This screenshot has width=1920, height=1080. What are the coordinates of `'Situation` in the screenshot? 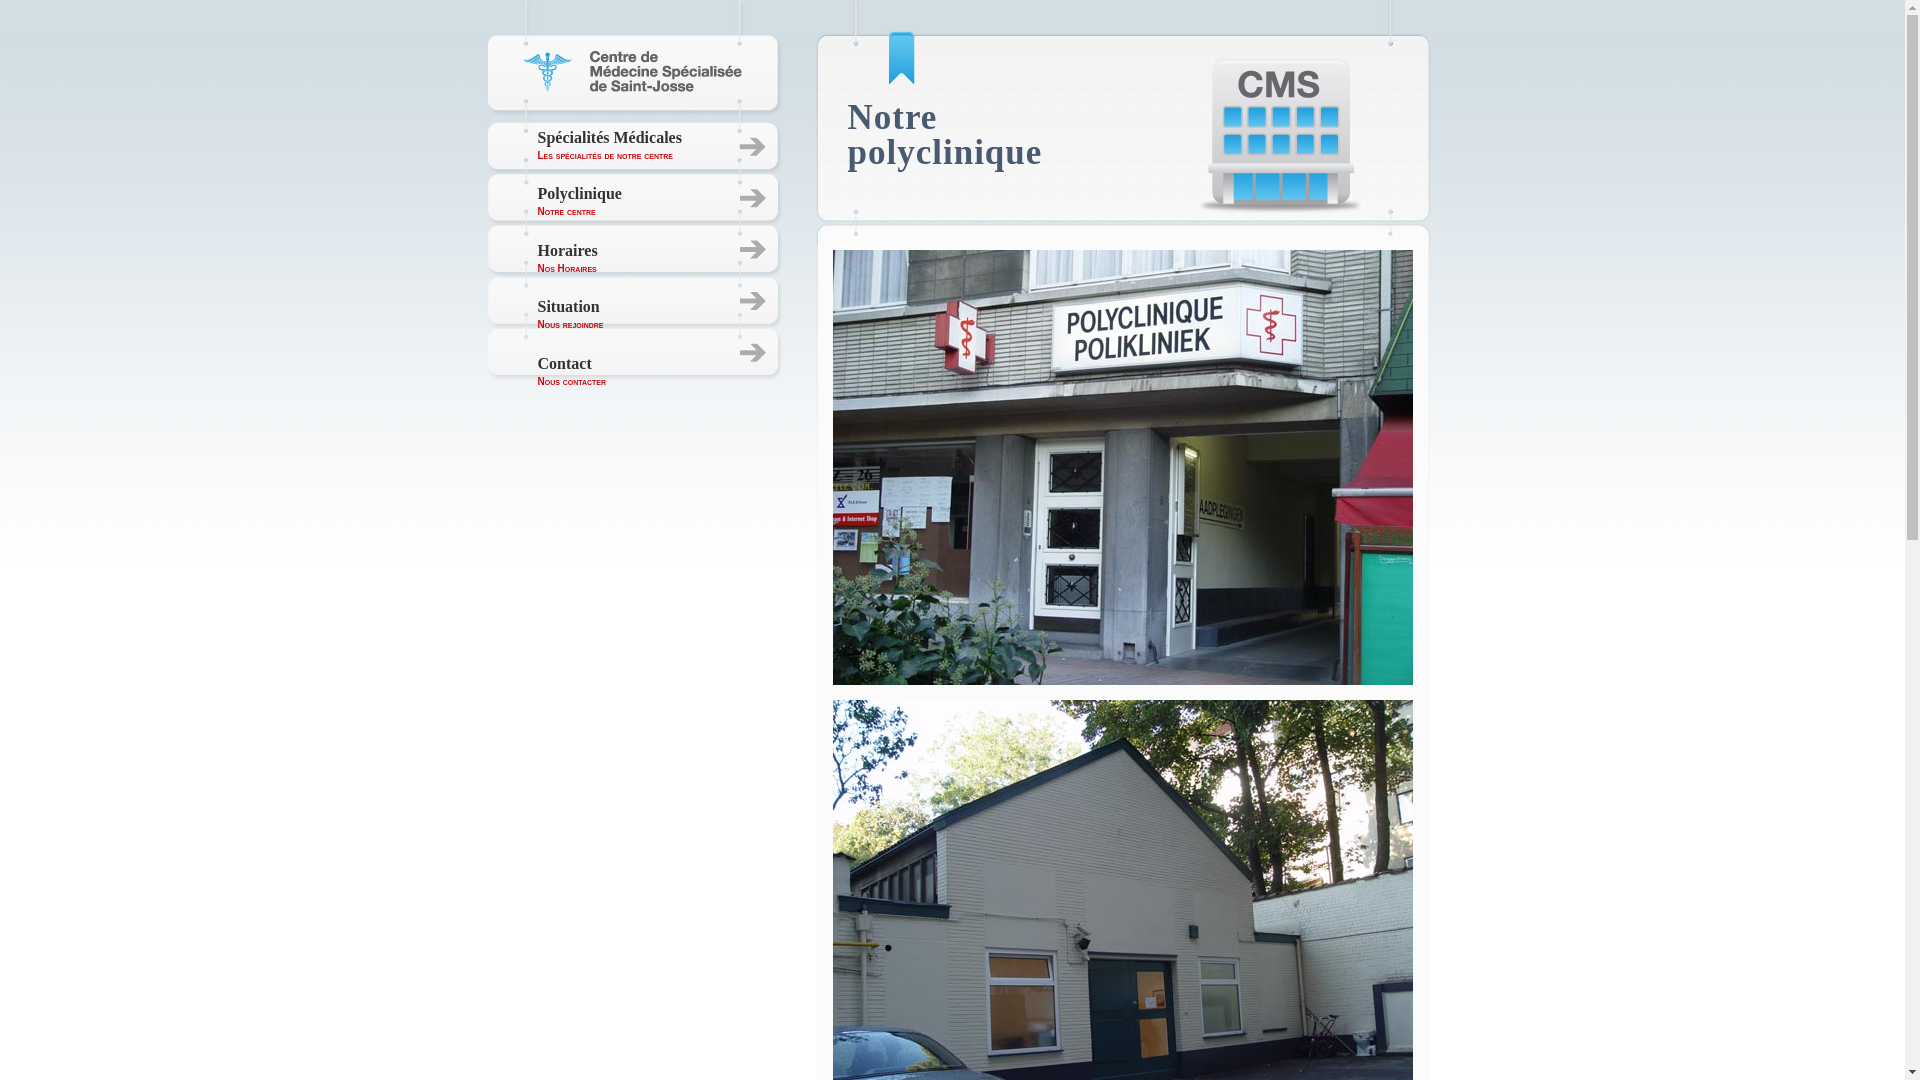 It's located at (570, 314).